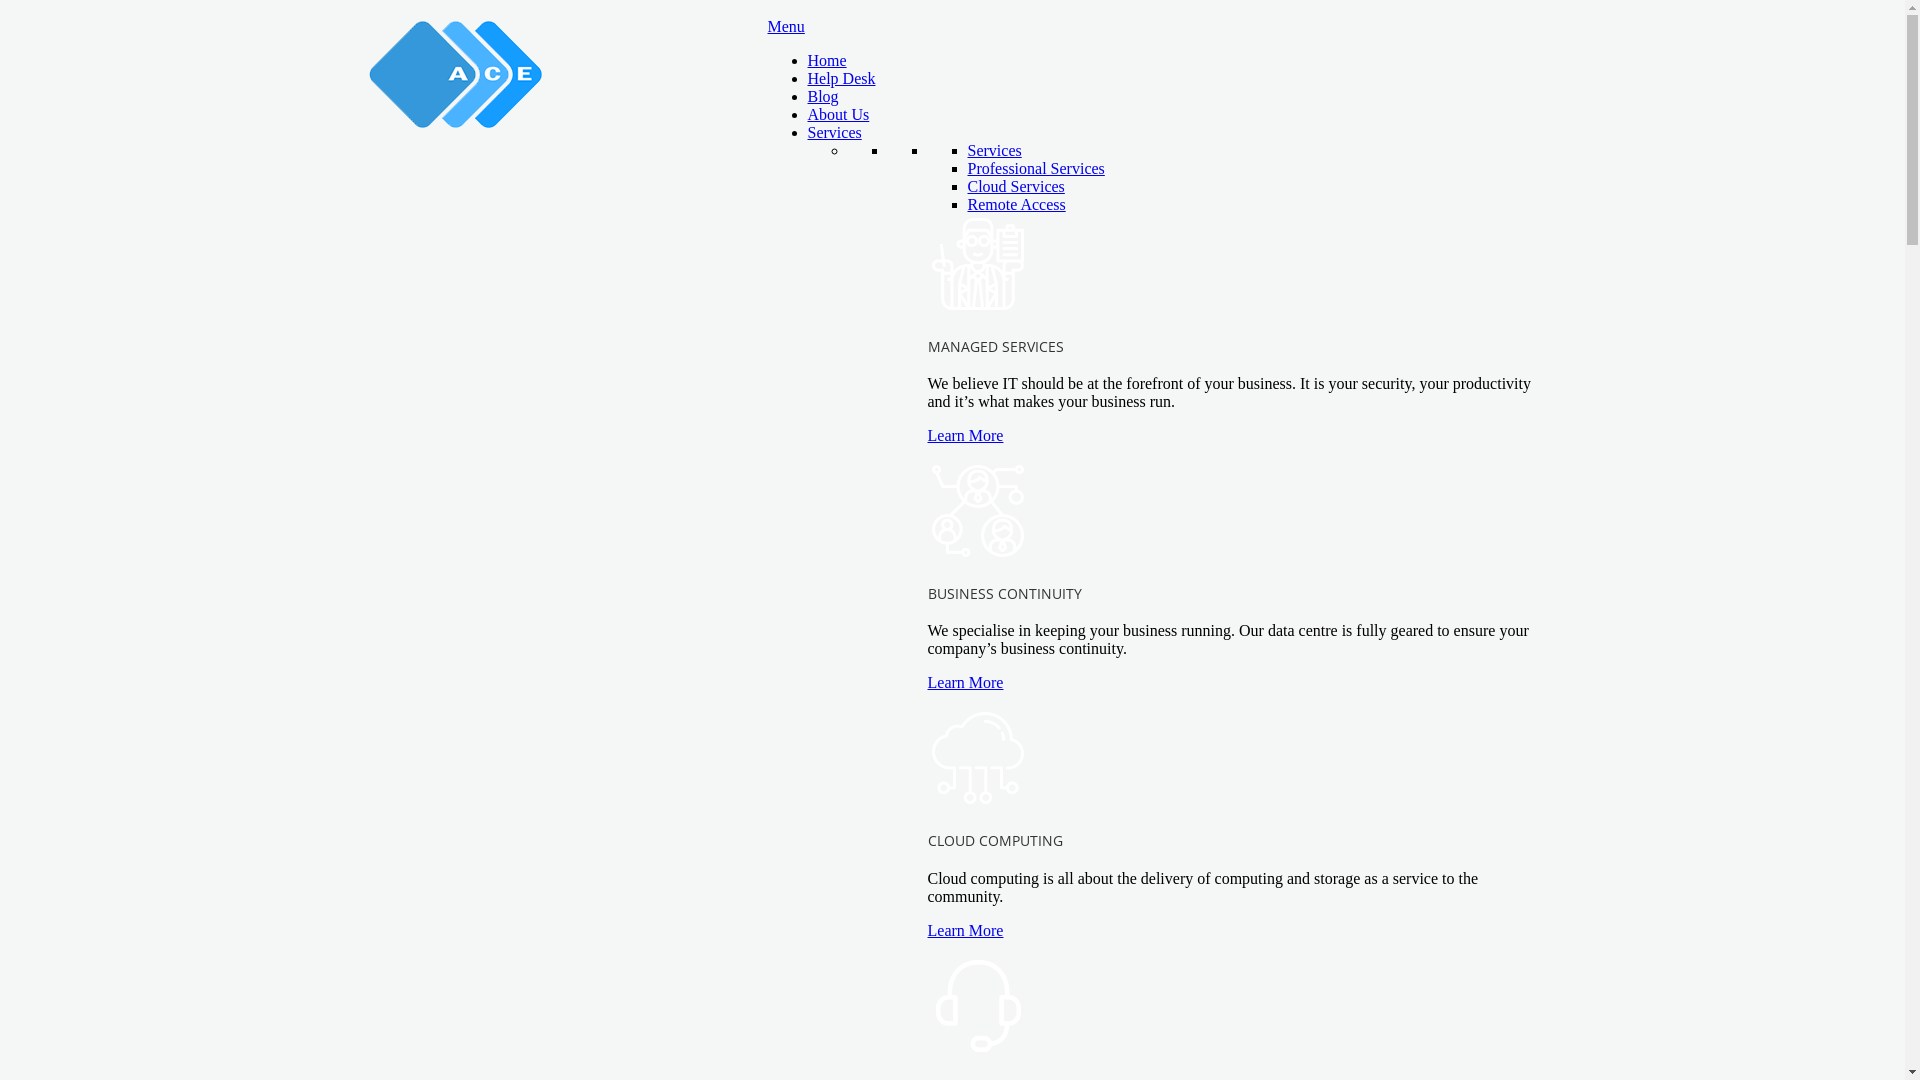 Image resolution: width=1920 pixels, height=1080 pixels. What do you see at coordinates (994, 149) in the screenshot?
I see `'Services'` at bounding box center [994, 149].